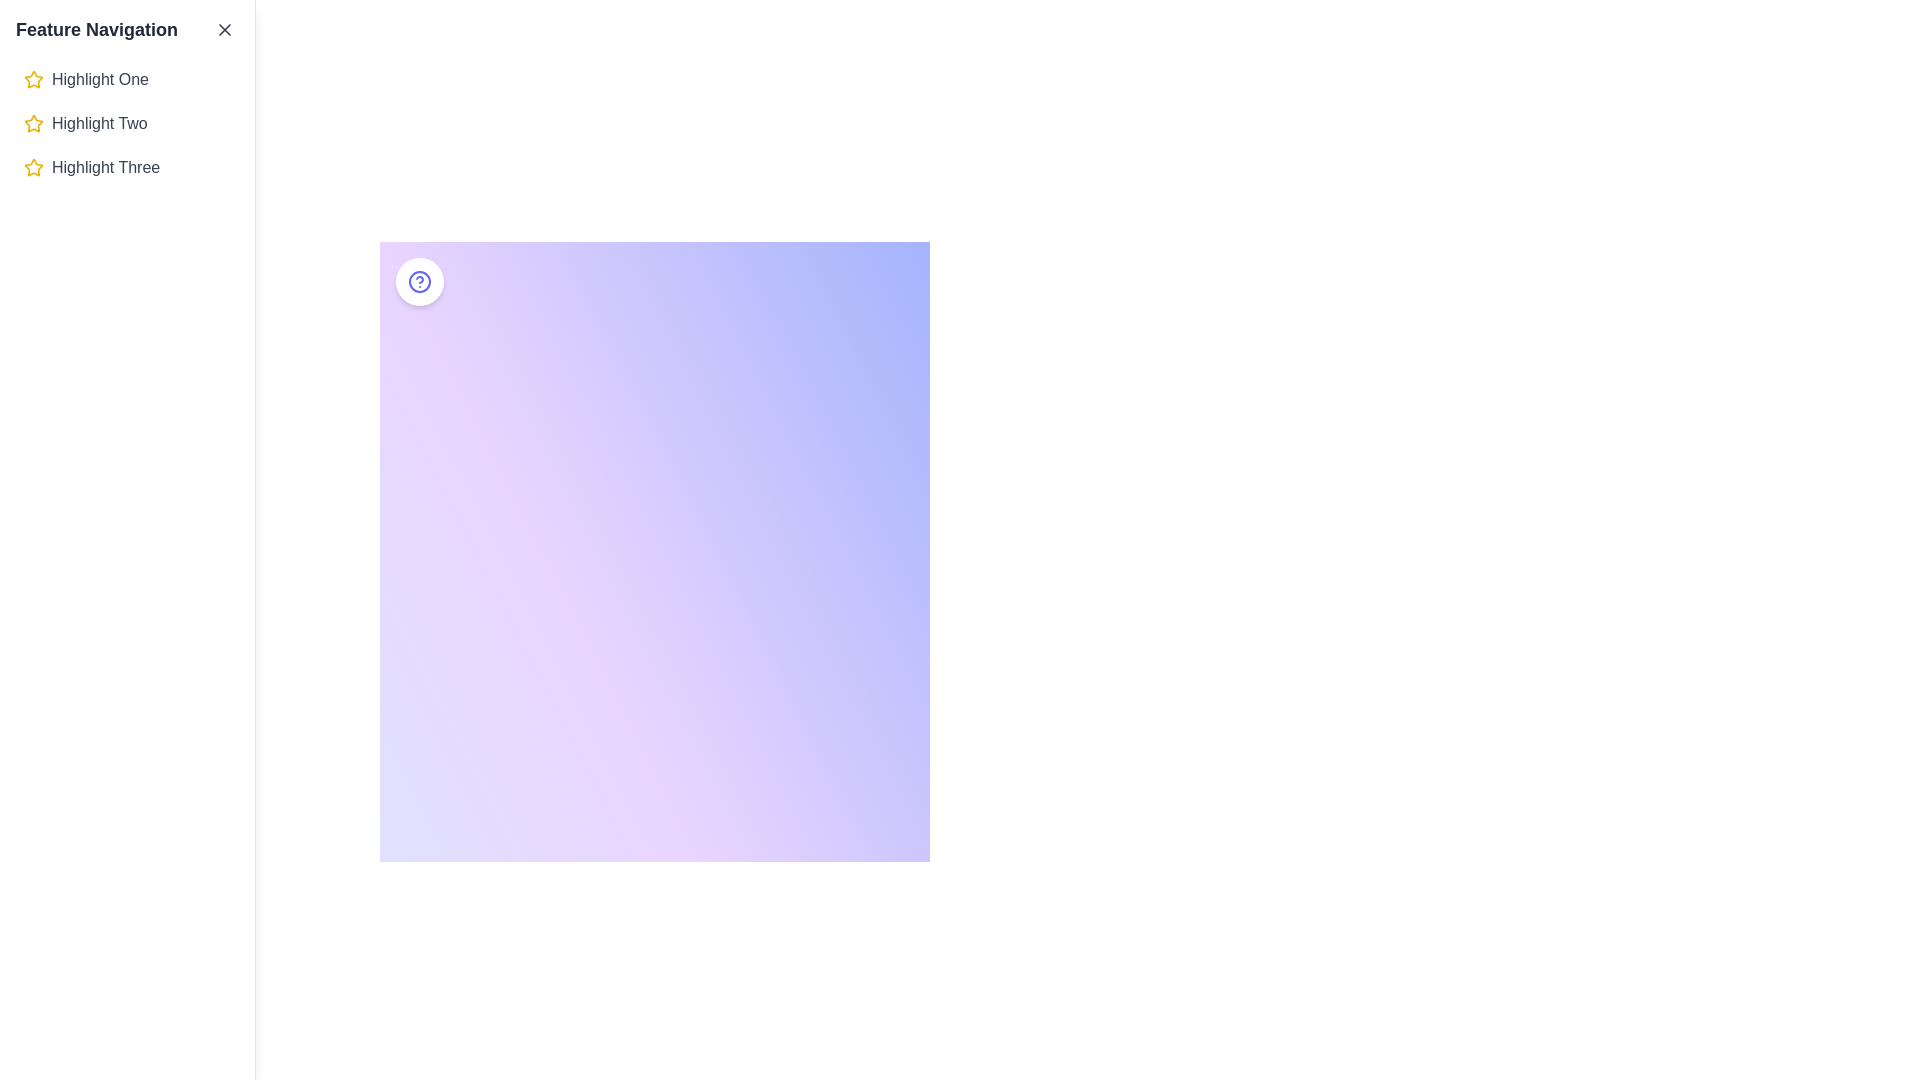  What do you see at coordinates (33, 79) in the screenshot?
I see `the star icon next to 'Highlight One'` at bounding box center [33, 79].